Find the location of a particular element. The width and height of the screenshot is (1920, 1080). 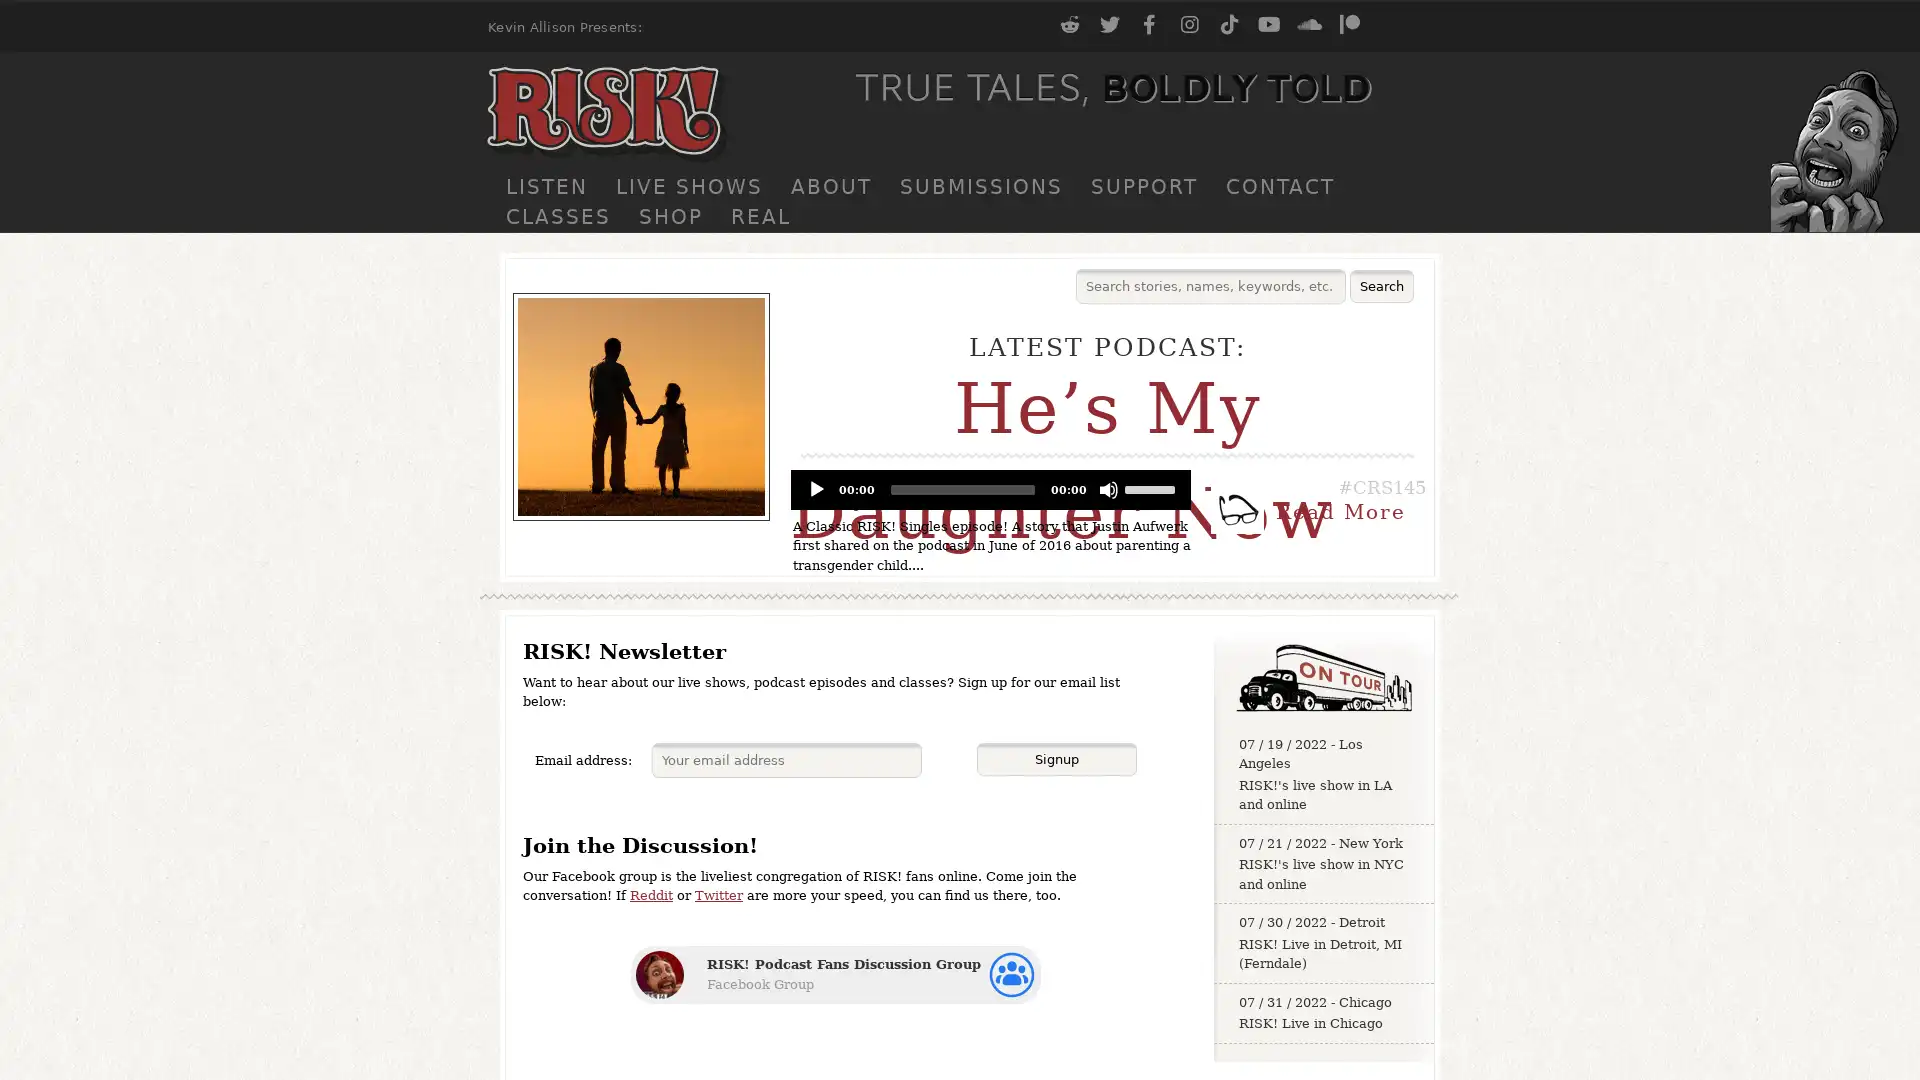

Play is located at coordinates (816, 489).